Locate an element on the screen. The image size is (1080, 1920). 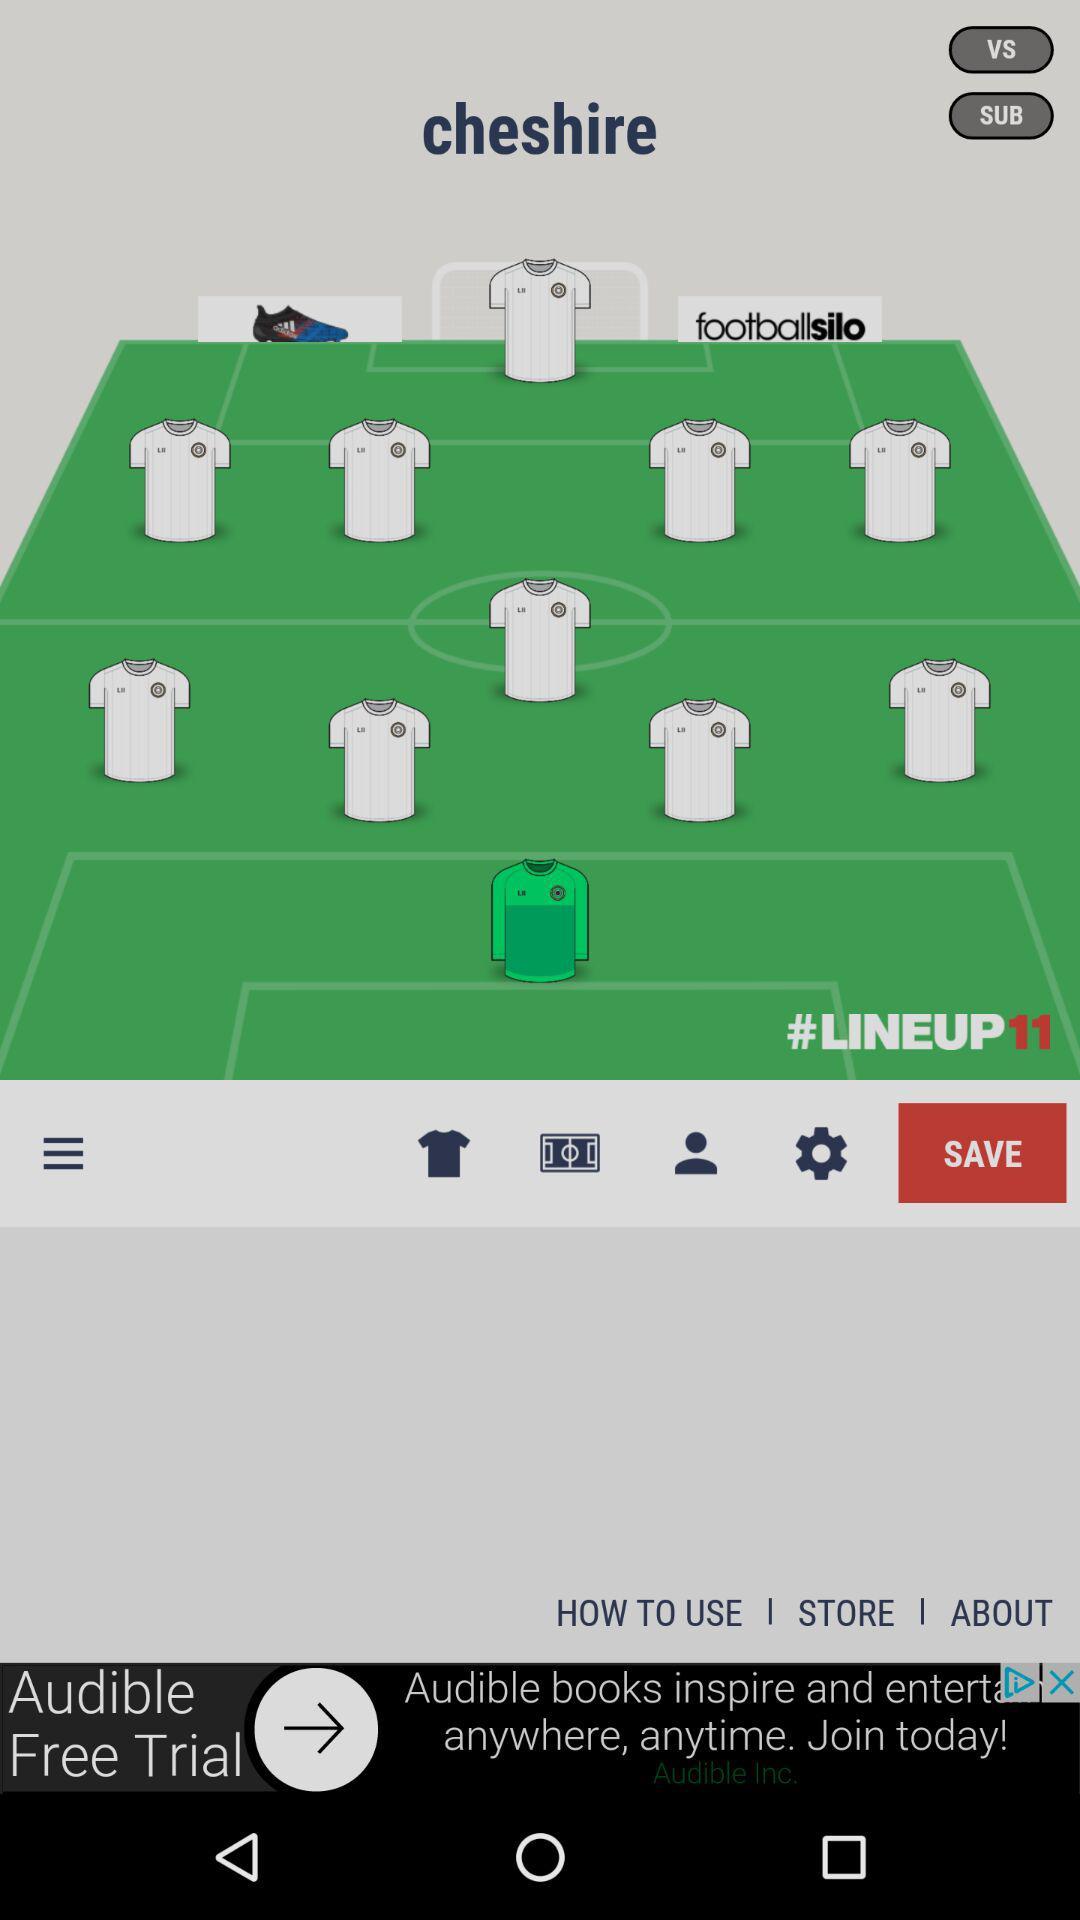
the icon which is to the left side of the contact icon is located at coordinates (570, 1153).